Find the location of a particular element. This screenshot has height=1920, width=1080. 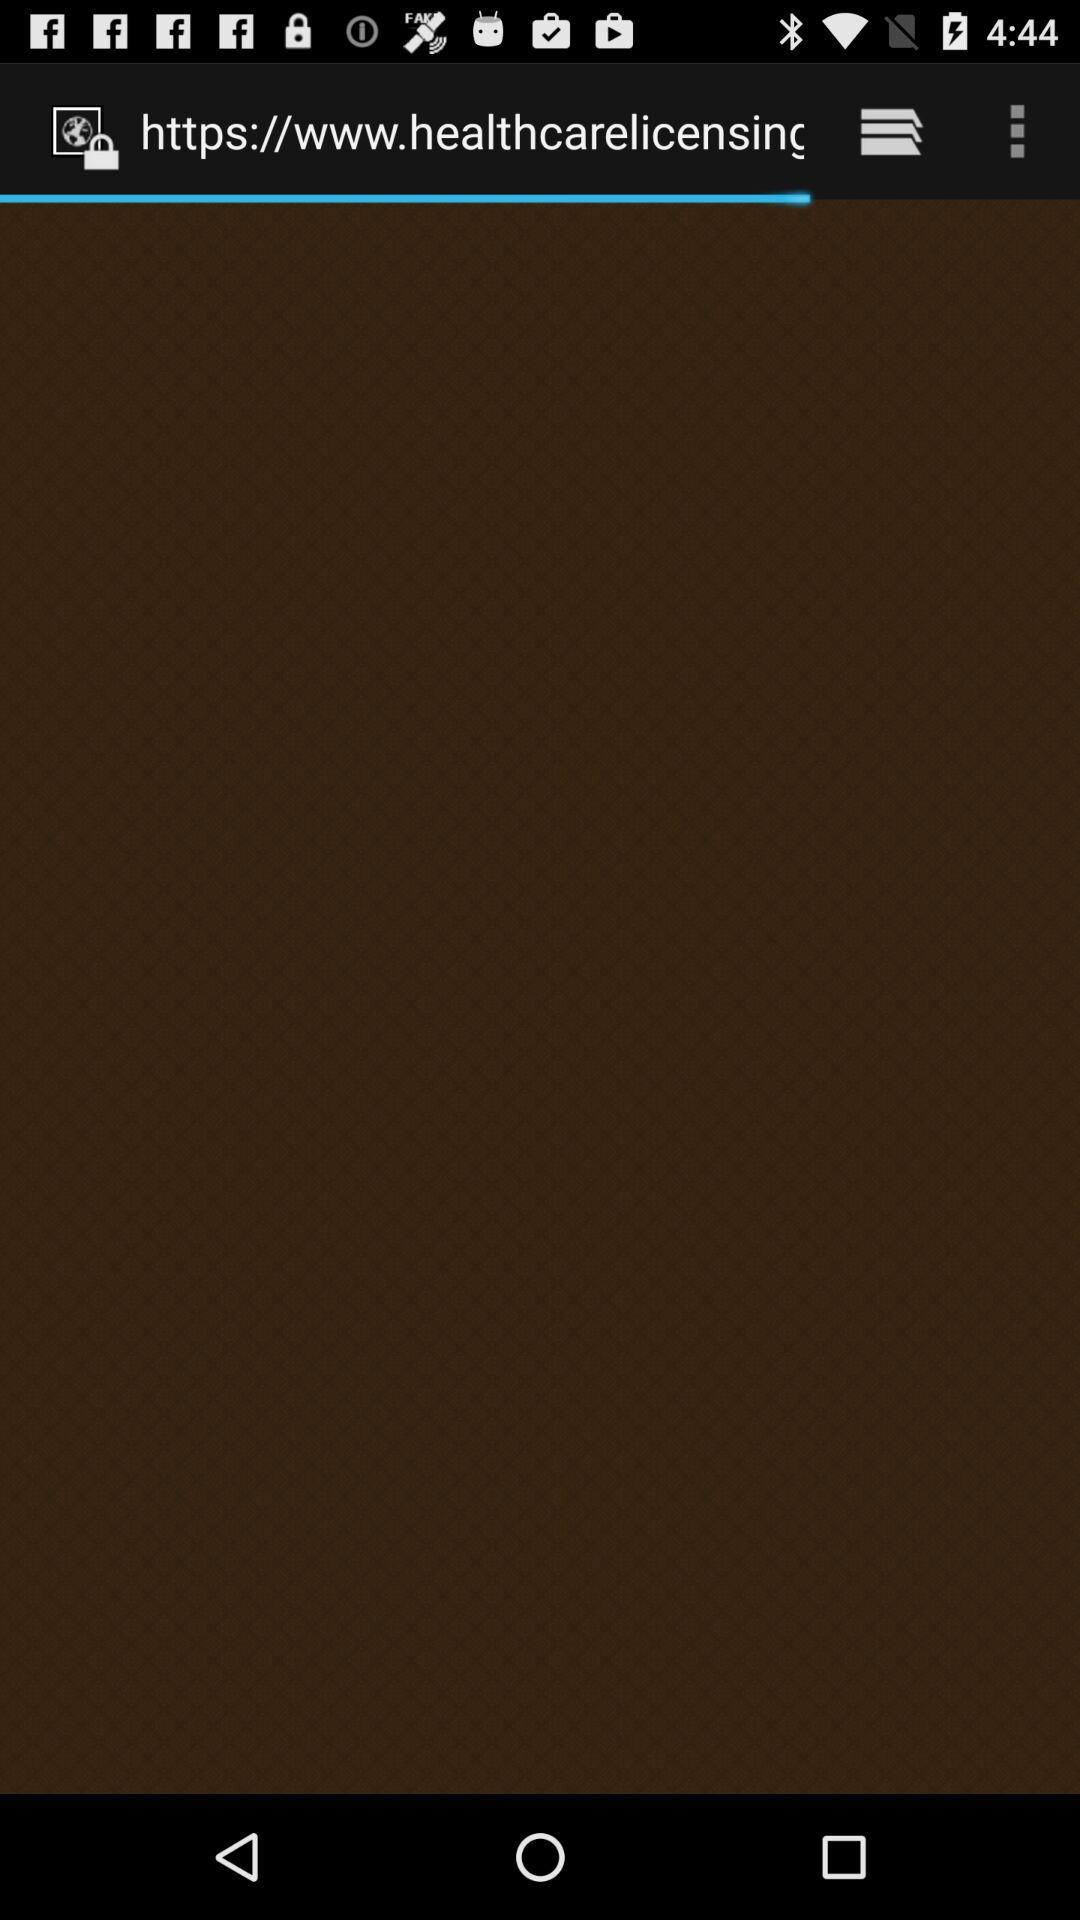

https www healthcarelicensing item is located at coordinates (472, 130).